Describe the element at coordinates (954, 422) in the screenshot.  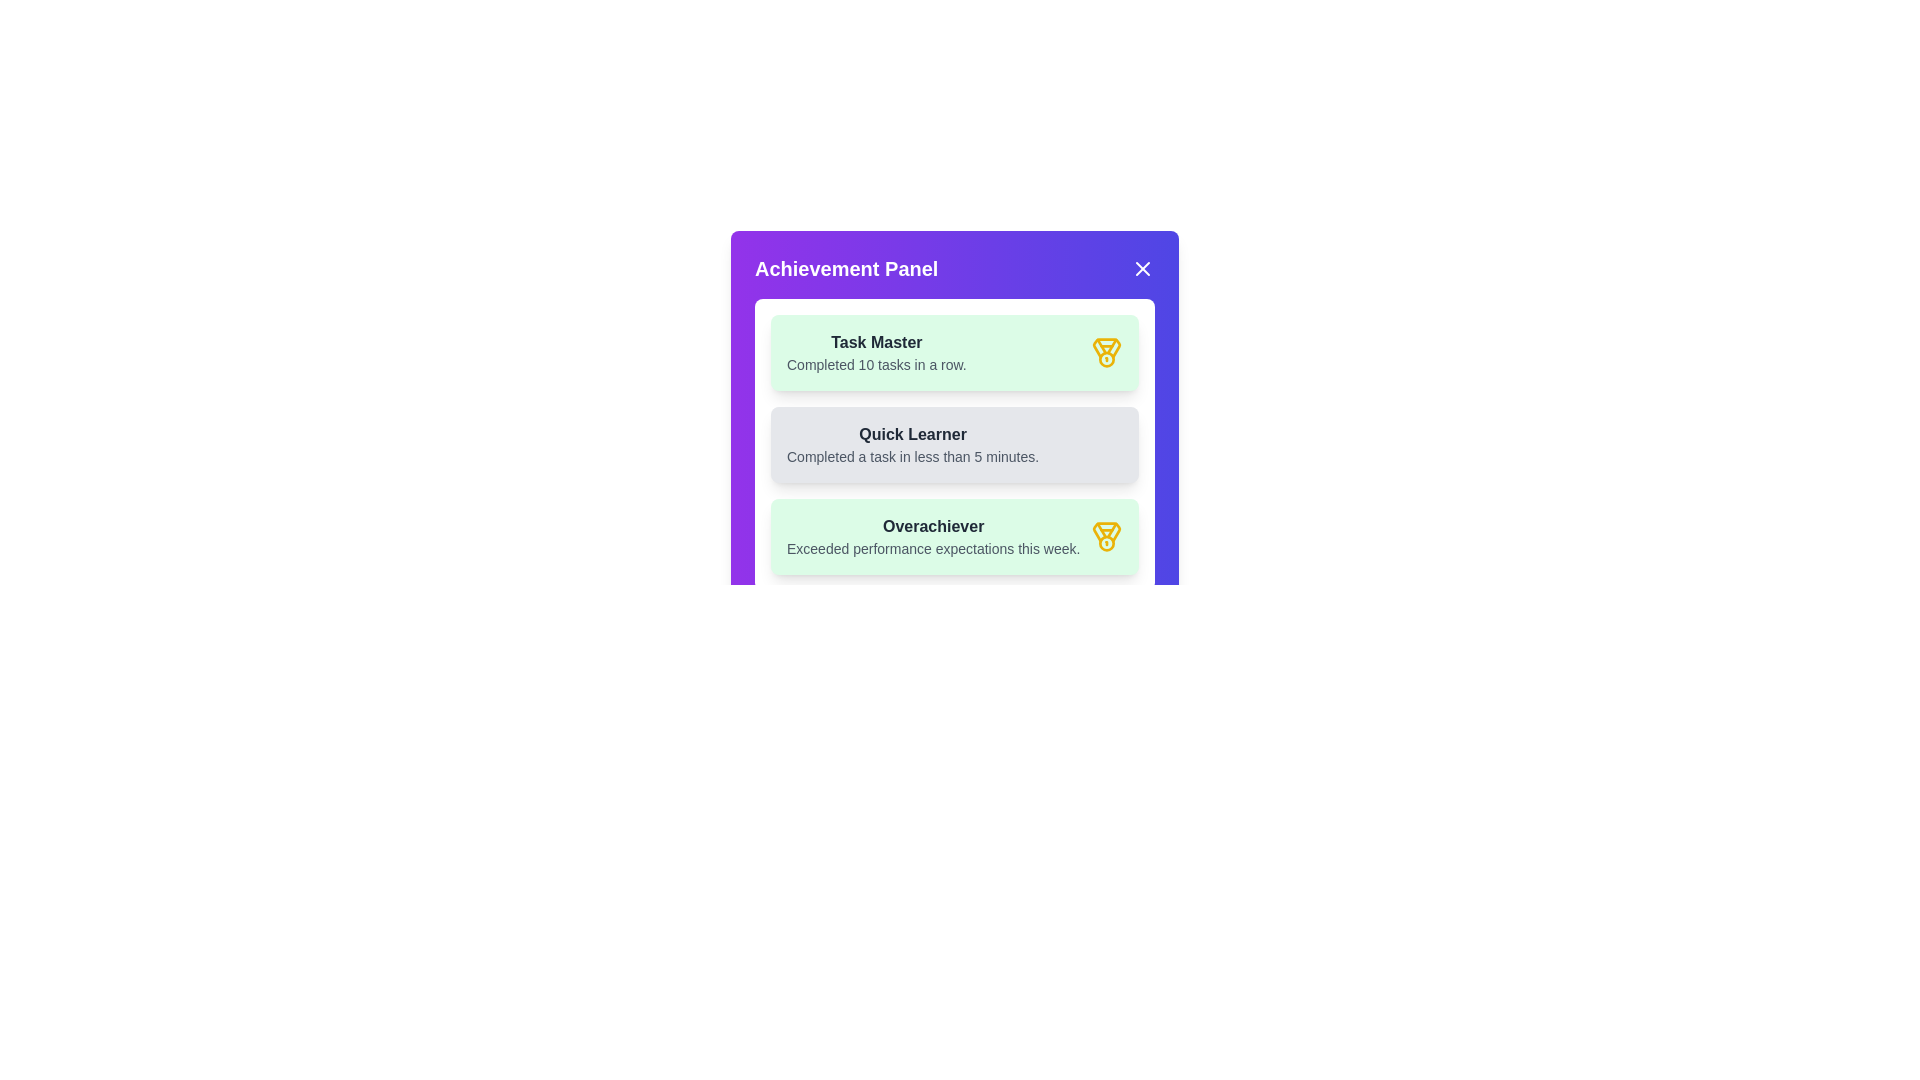
I see `the 'Quick Learner' Achievement card, which displays the achievement 'Completed a task in less than 5 minutes.'` at that location.